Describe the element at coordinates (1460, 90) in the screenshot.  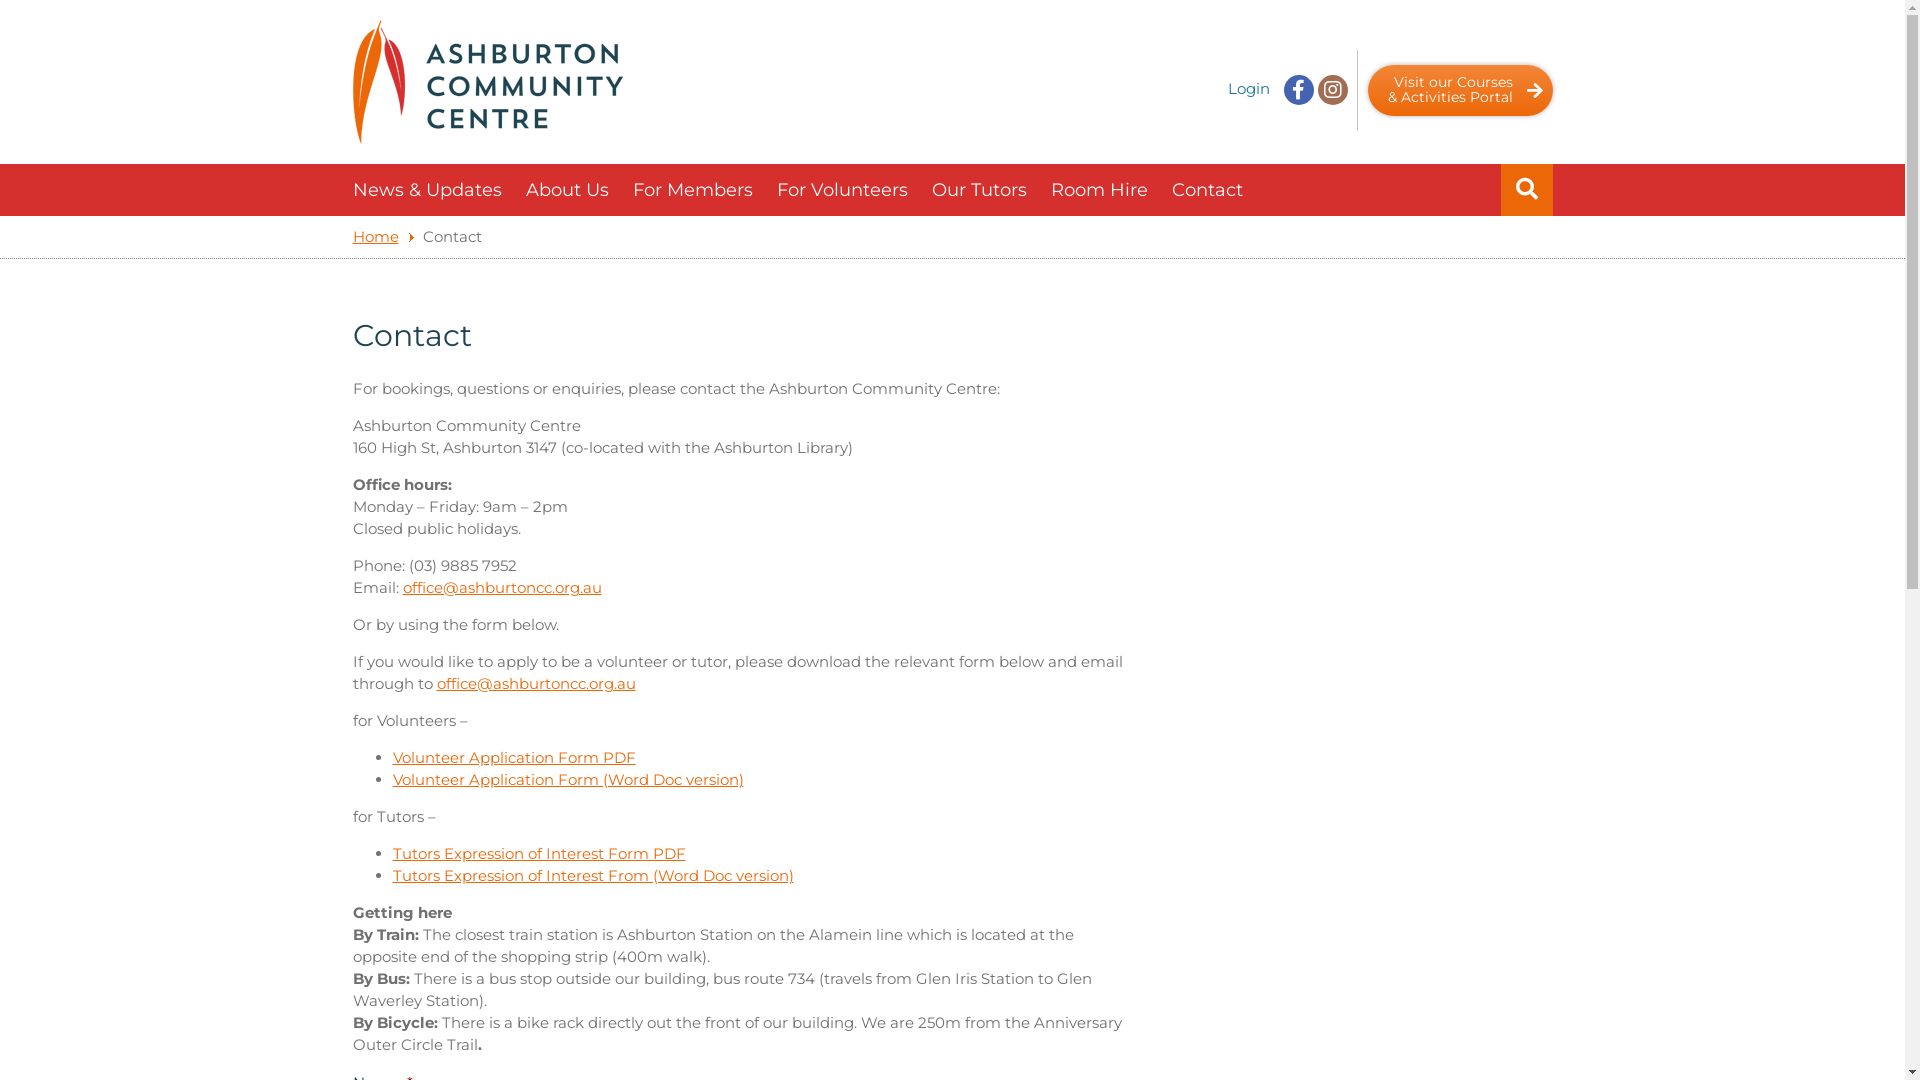
I see `'Visit our Courses` at that location.